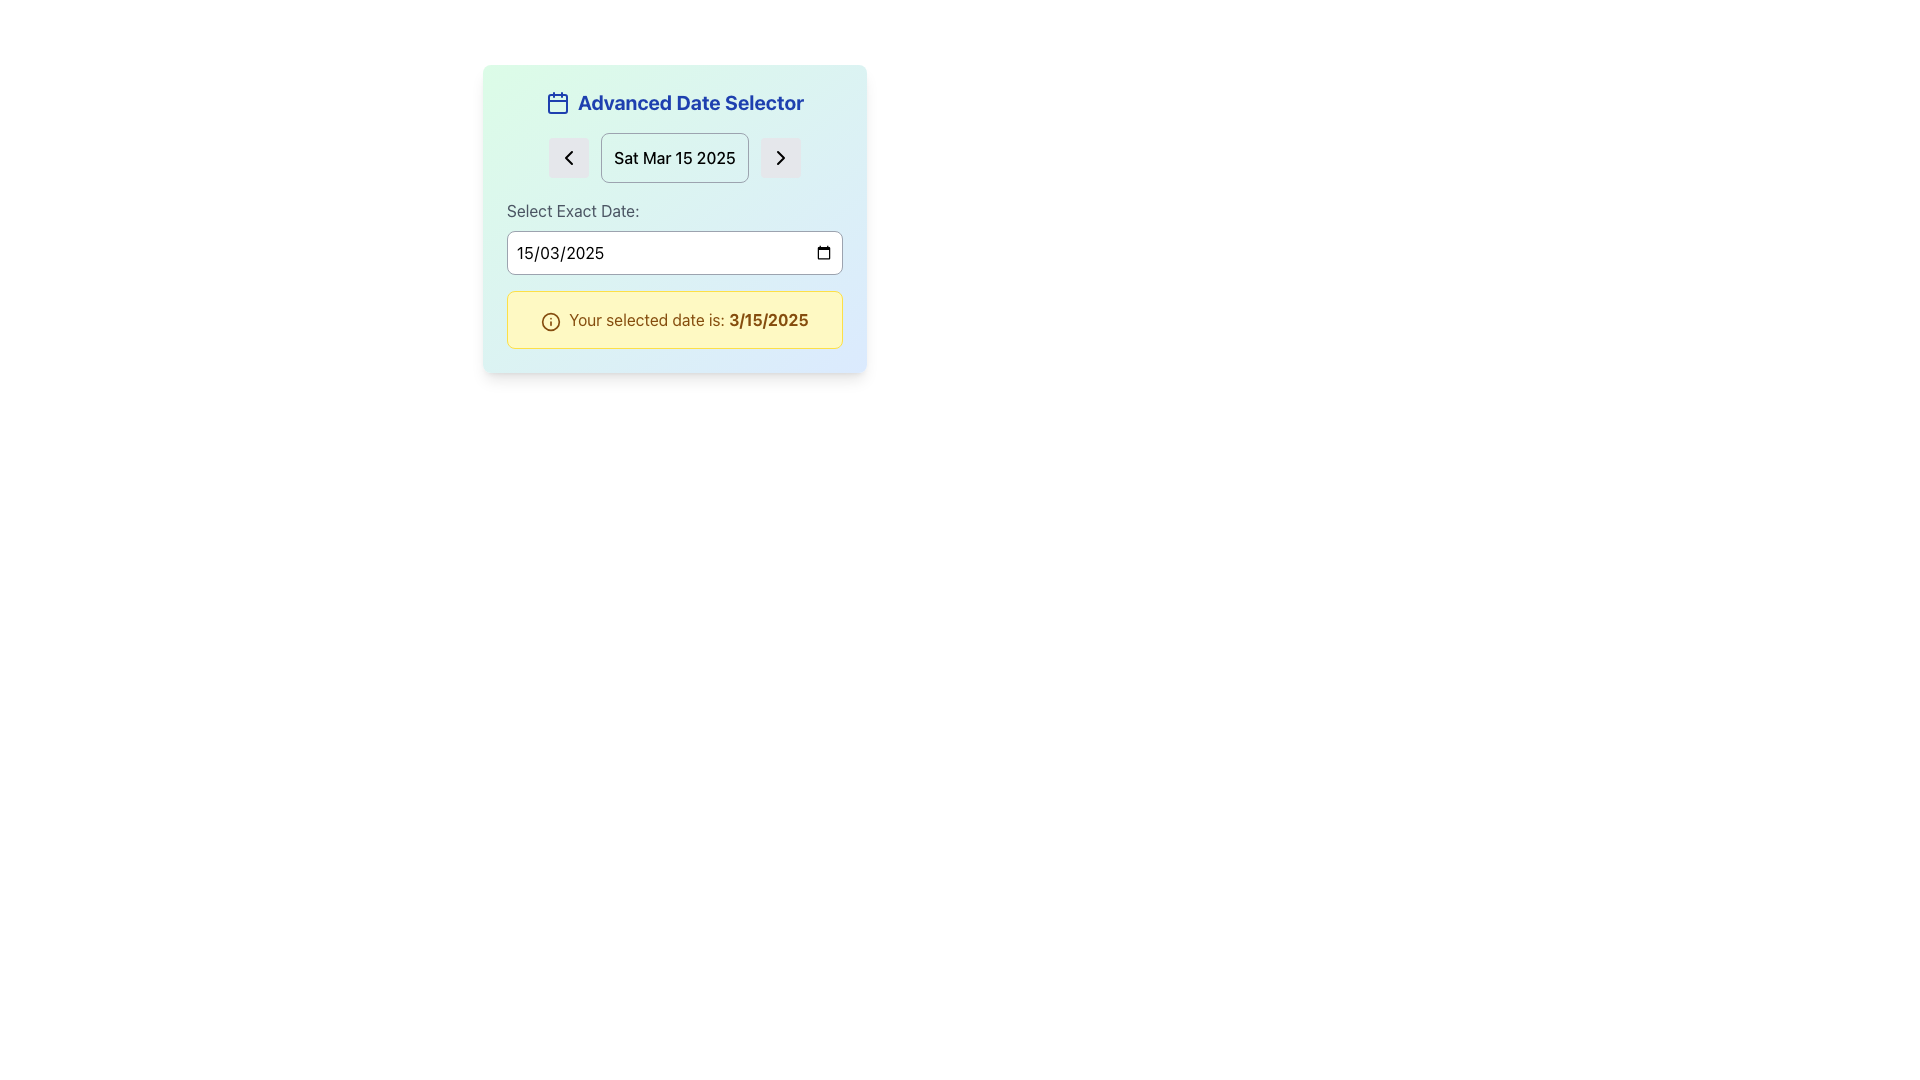 The height and width of the screenshot is (1080, 1920). Describe the element at coordinates (675, 157) in the screenshot. I see `the date label displaying 'Sat Mar 15 2025' which is centrally located in the gradient-styled card of the 'Advanced Date Selector'` at that location.